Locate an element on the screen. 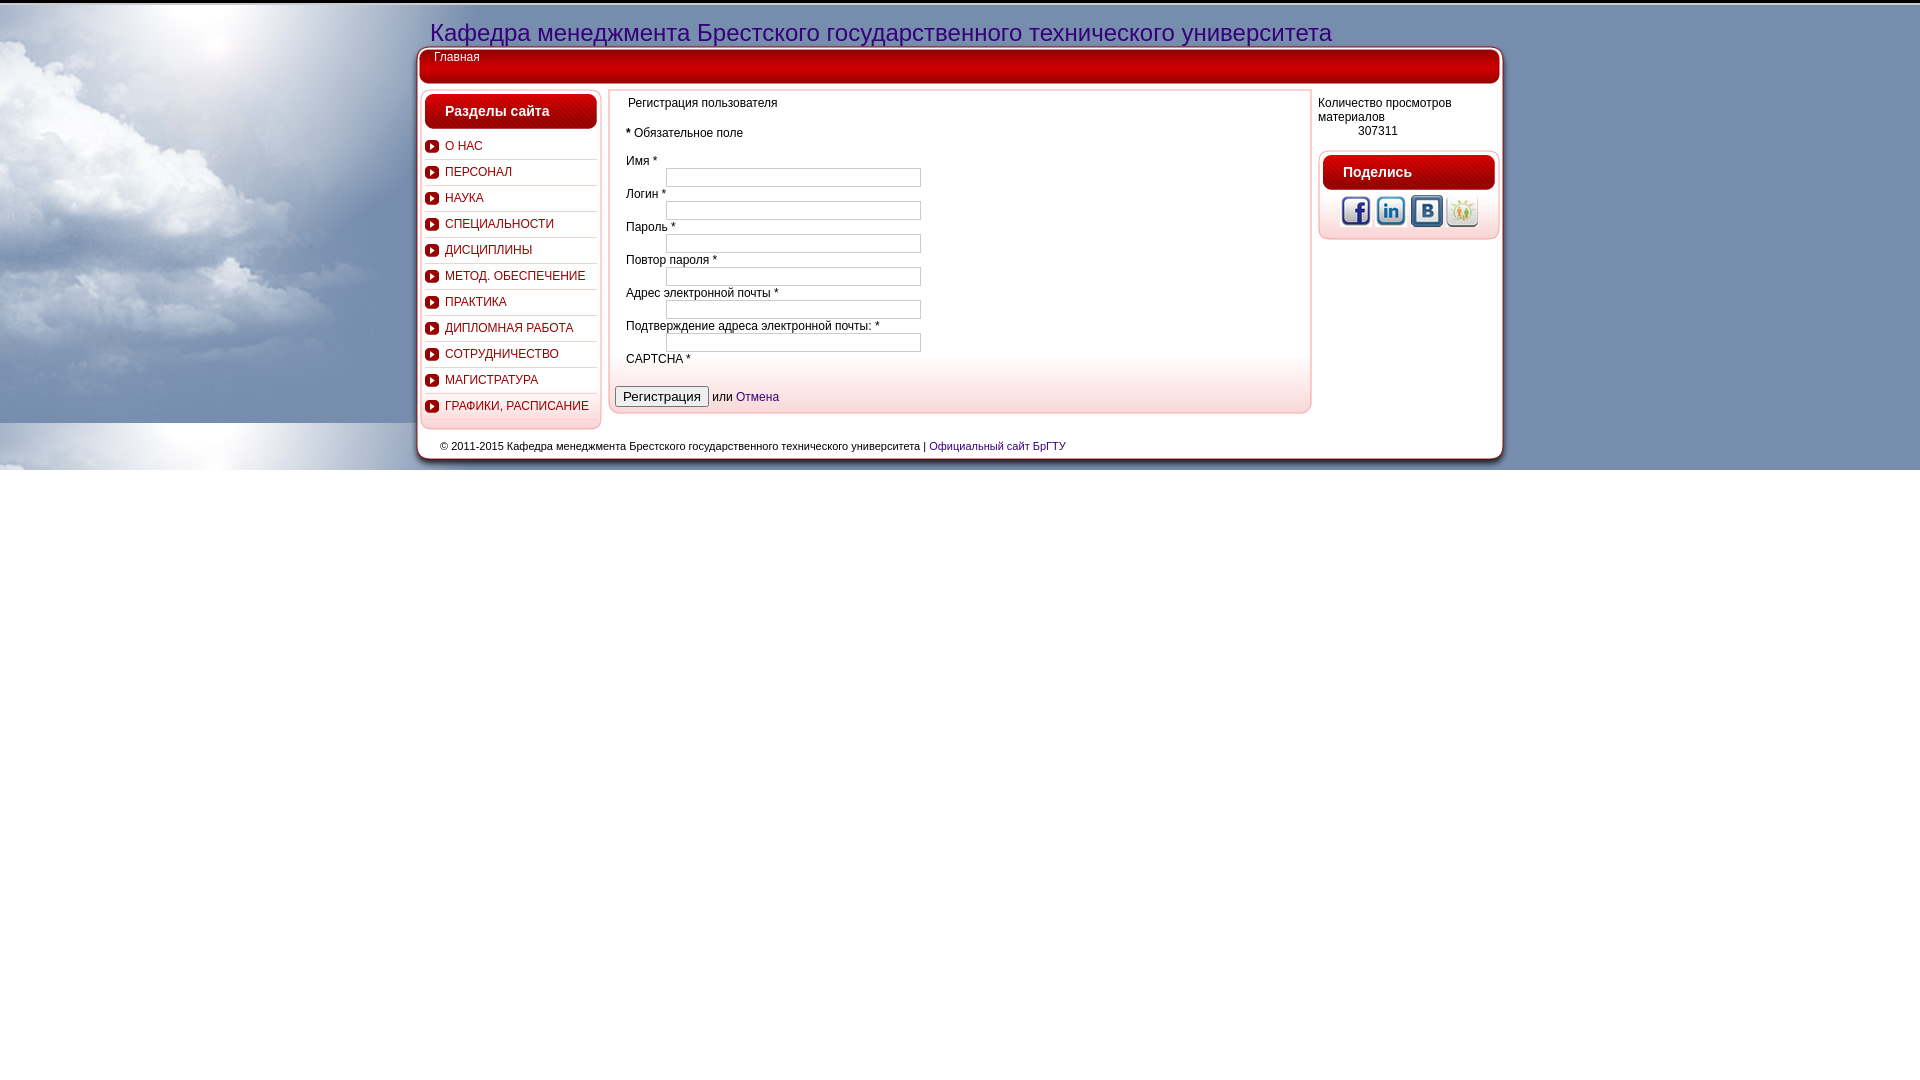 The image size is (1920, 1080). 'MOD_MVSOCIALBUTTONS_SUBMIT' is located at coordinates (1357, 223).